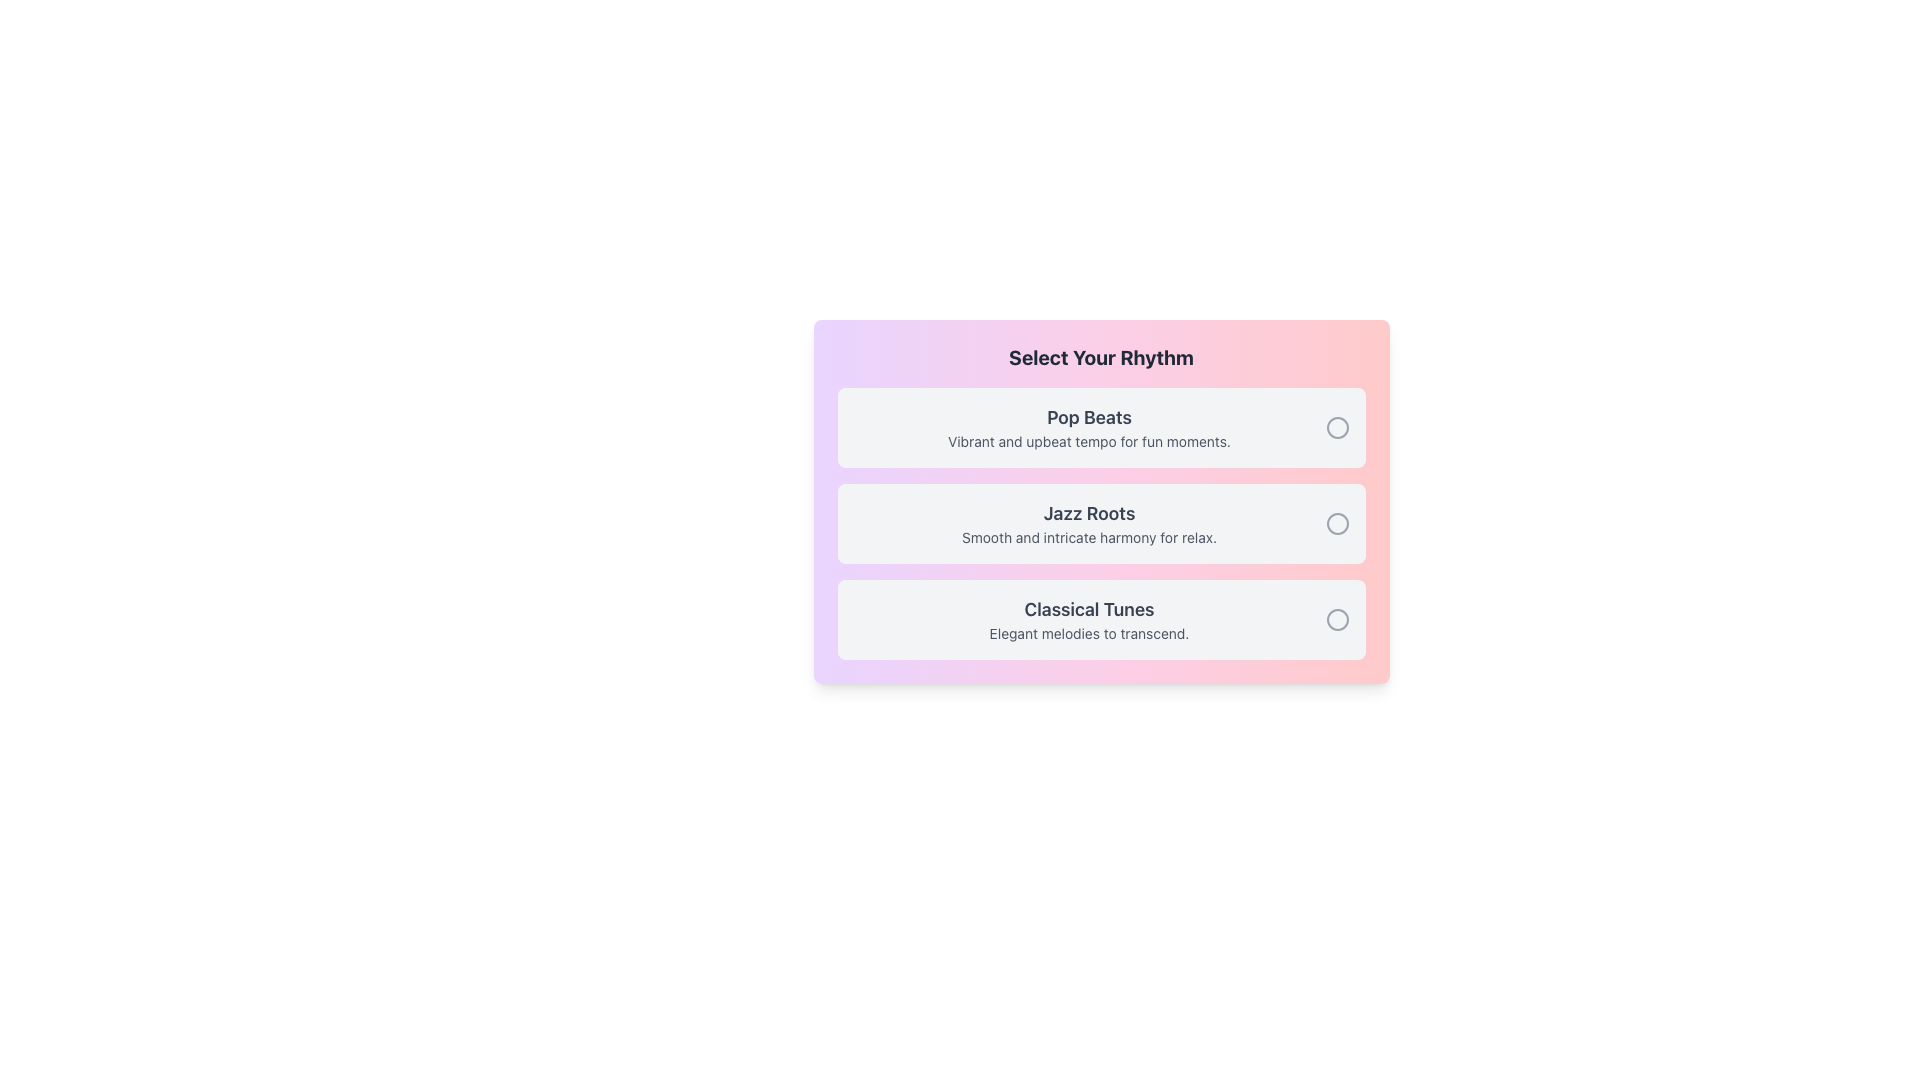 The height and width of the screenshot is (1080, 1920). Describe the element at coordinates (1088, 441) in the screenshot. I see `the static text element located directly beneath the heading 'Pop Beats' in the selection card titled 'Select Your Rhythm.'` at that location.